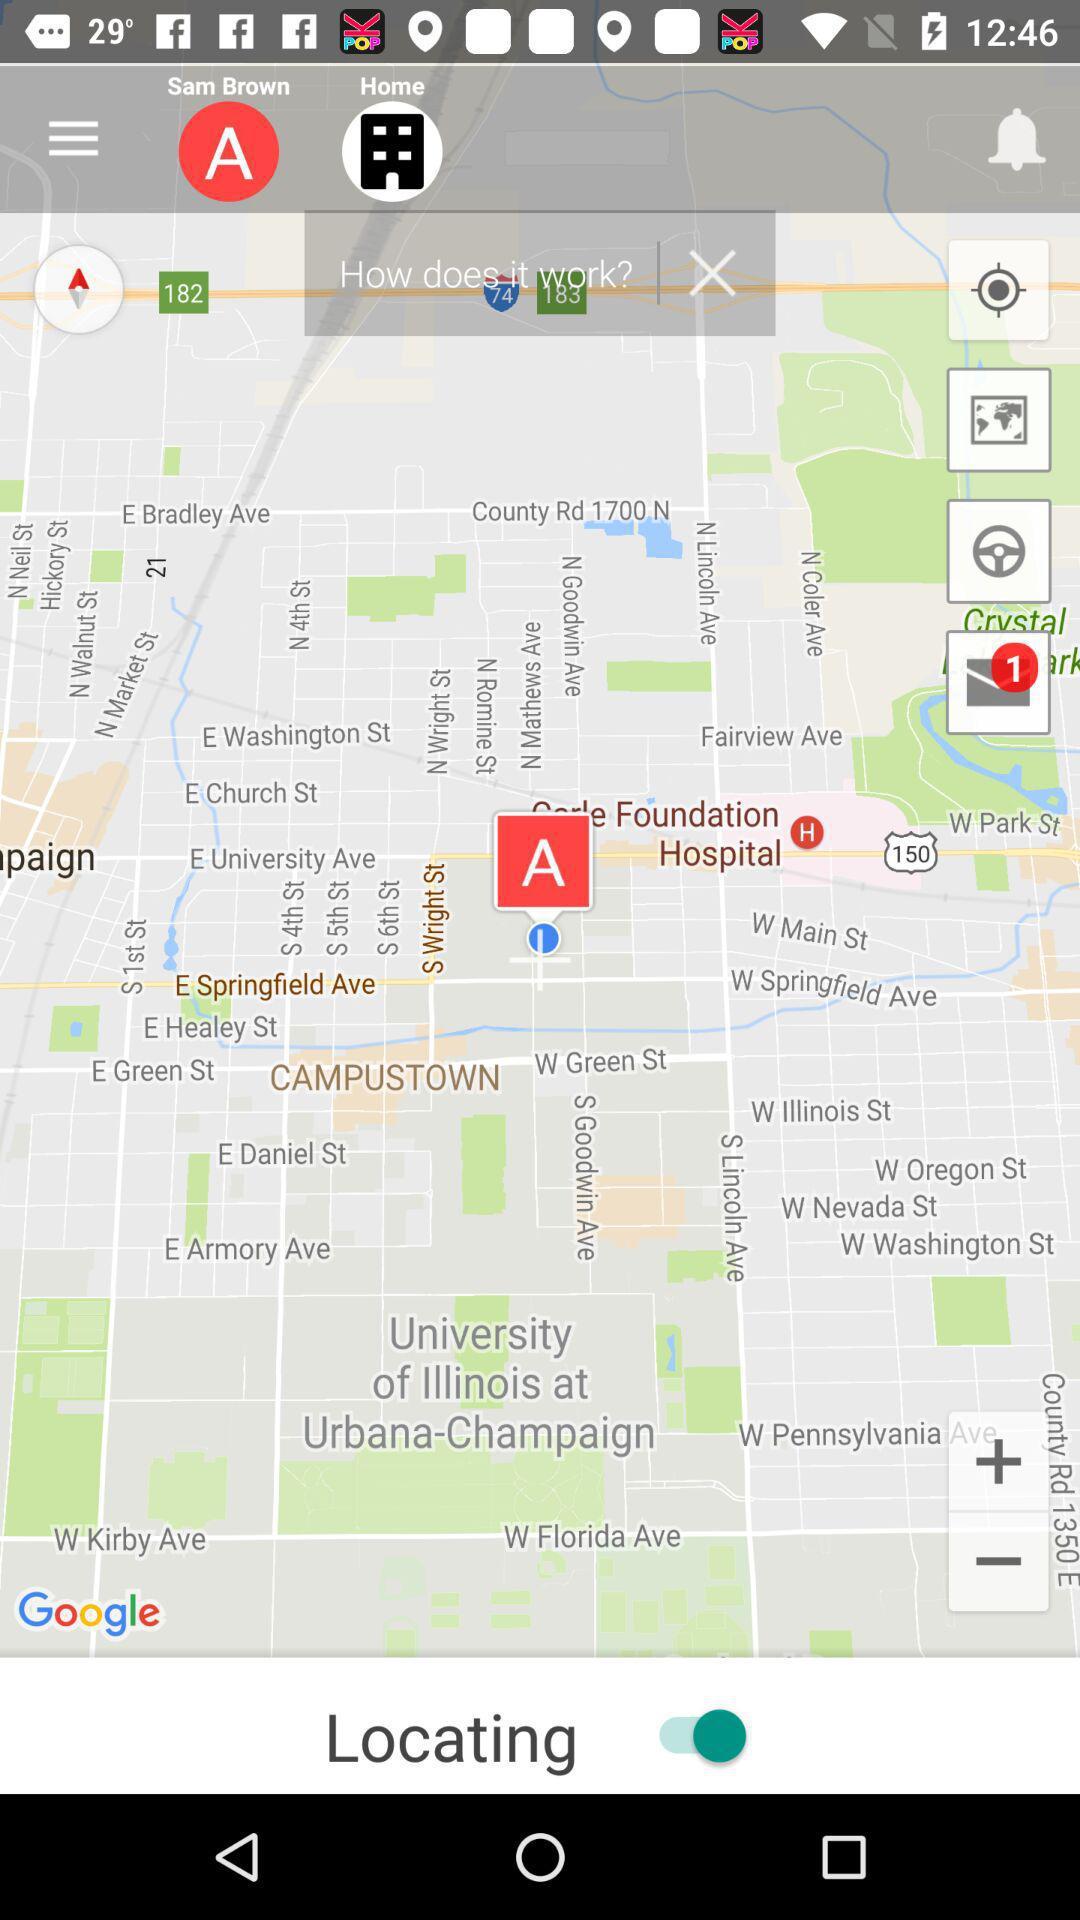 The width and height of the screenshot is (1080, 1920). Describe the element at coordinates (998, 290) in the screenshot. I see `the location_crosshair icon` at that location.